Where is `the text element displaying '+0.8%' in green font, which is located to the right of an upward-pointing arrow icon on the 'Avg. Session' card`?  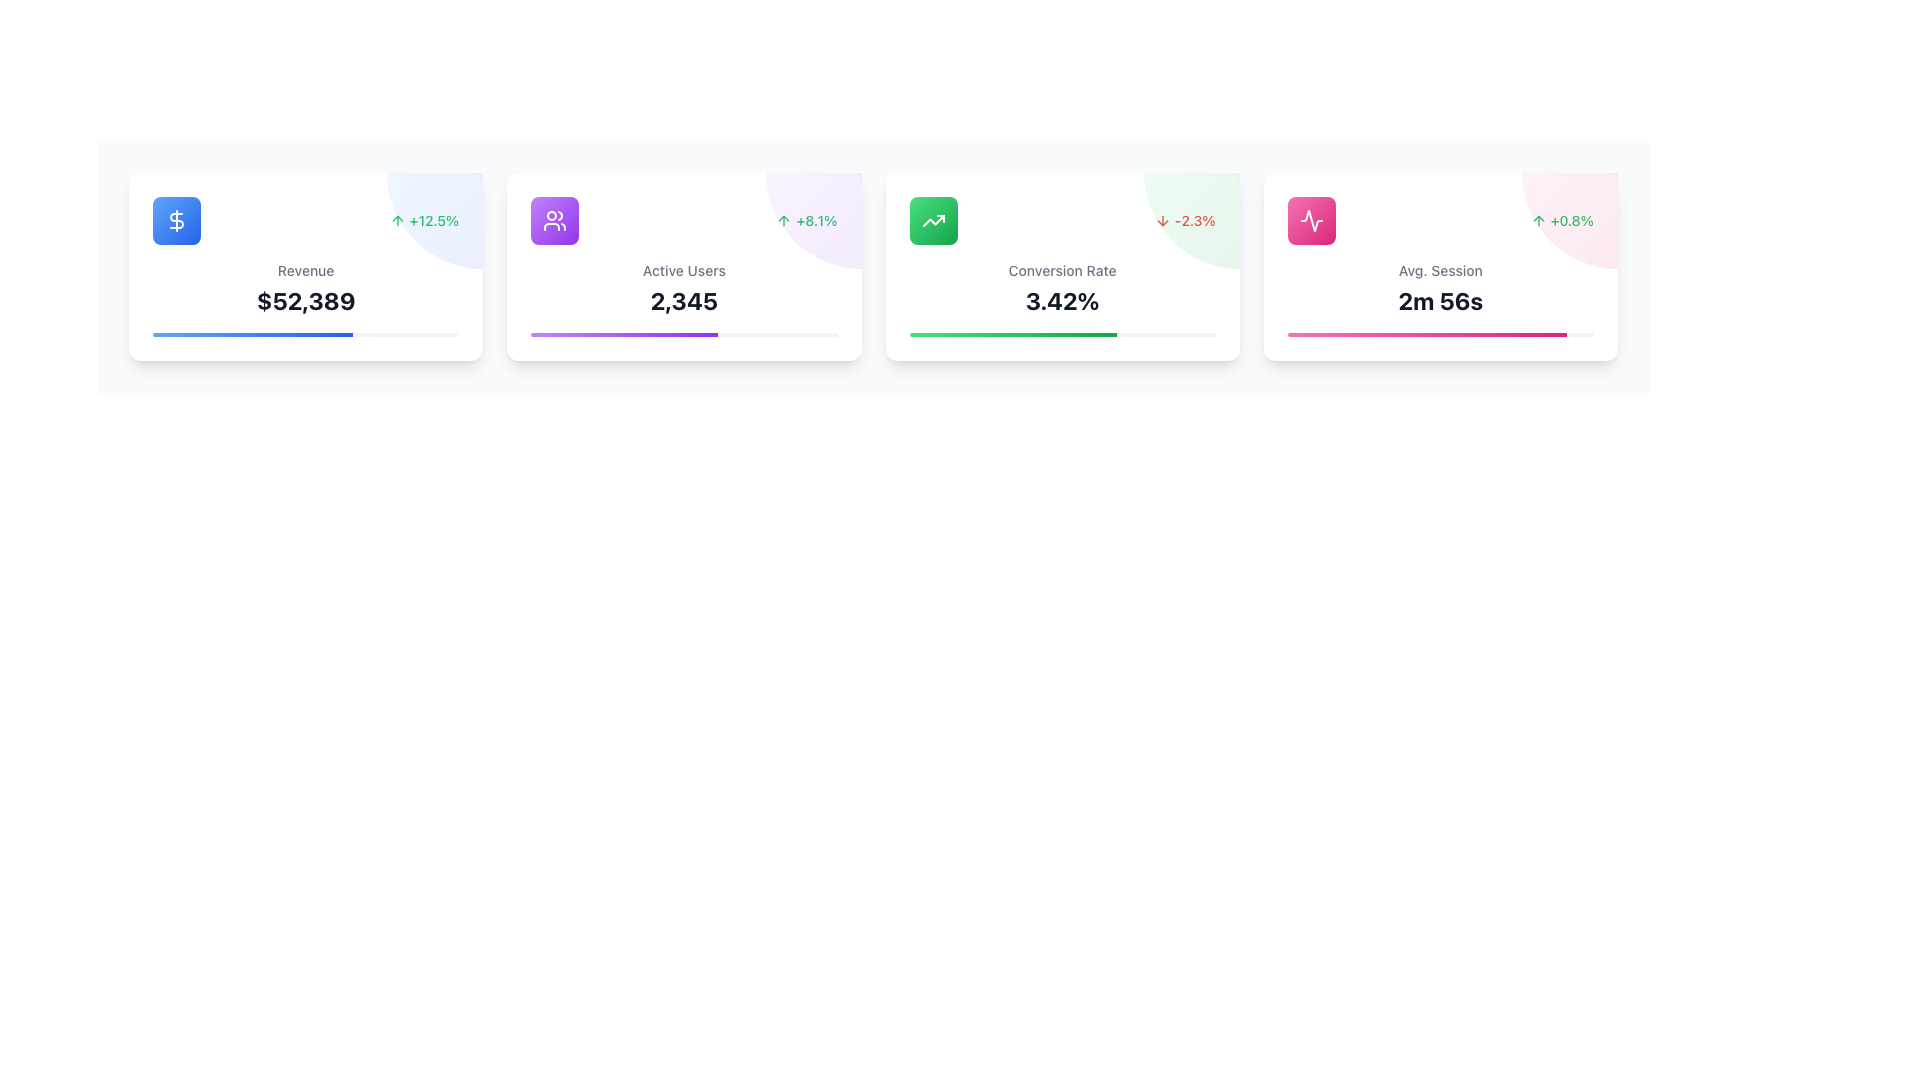
the text element displaying '+0.8%' in green font, which is located to the right of an upward-pointing arrow icon on the 'Avg. Session' card is located at coordinates (1571, 220).